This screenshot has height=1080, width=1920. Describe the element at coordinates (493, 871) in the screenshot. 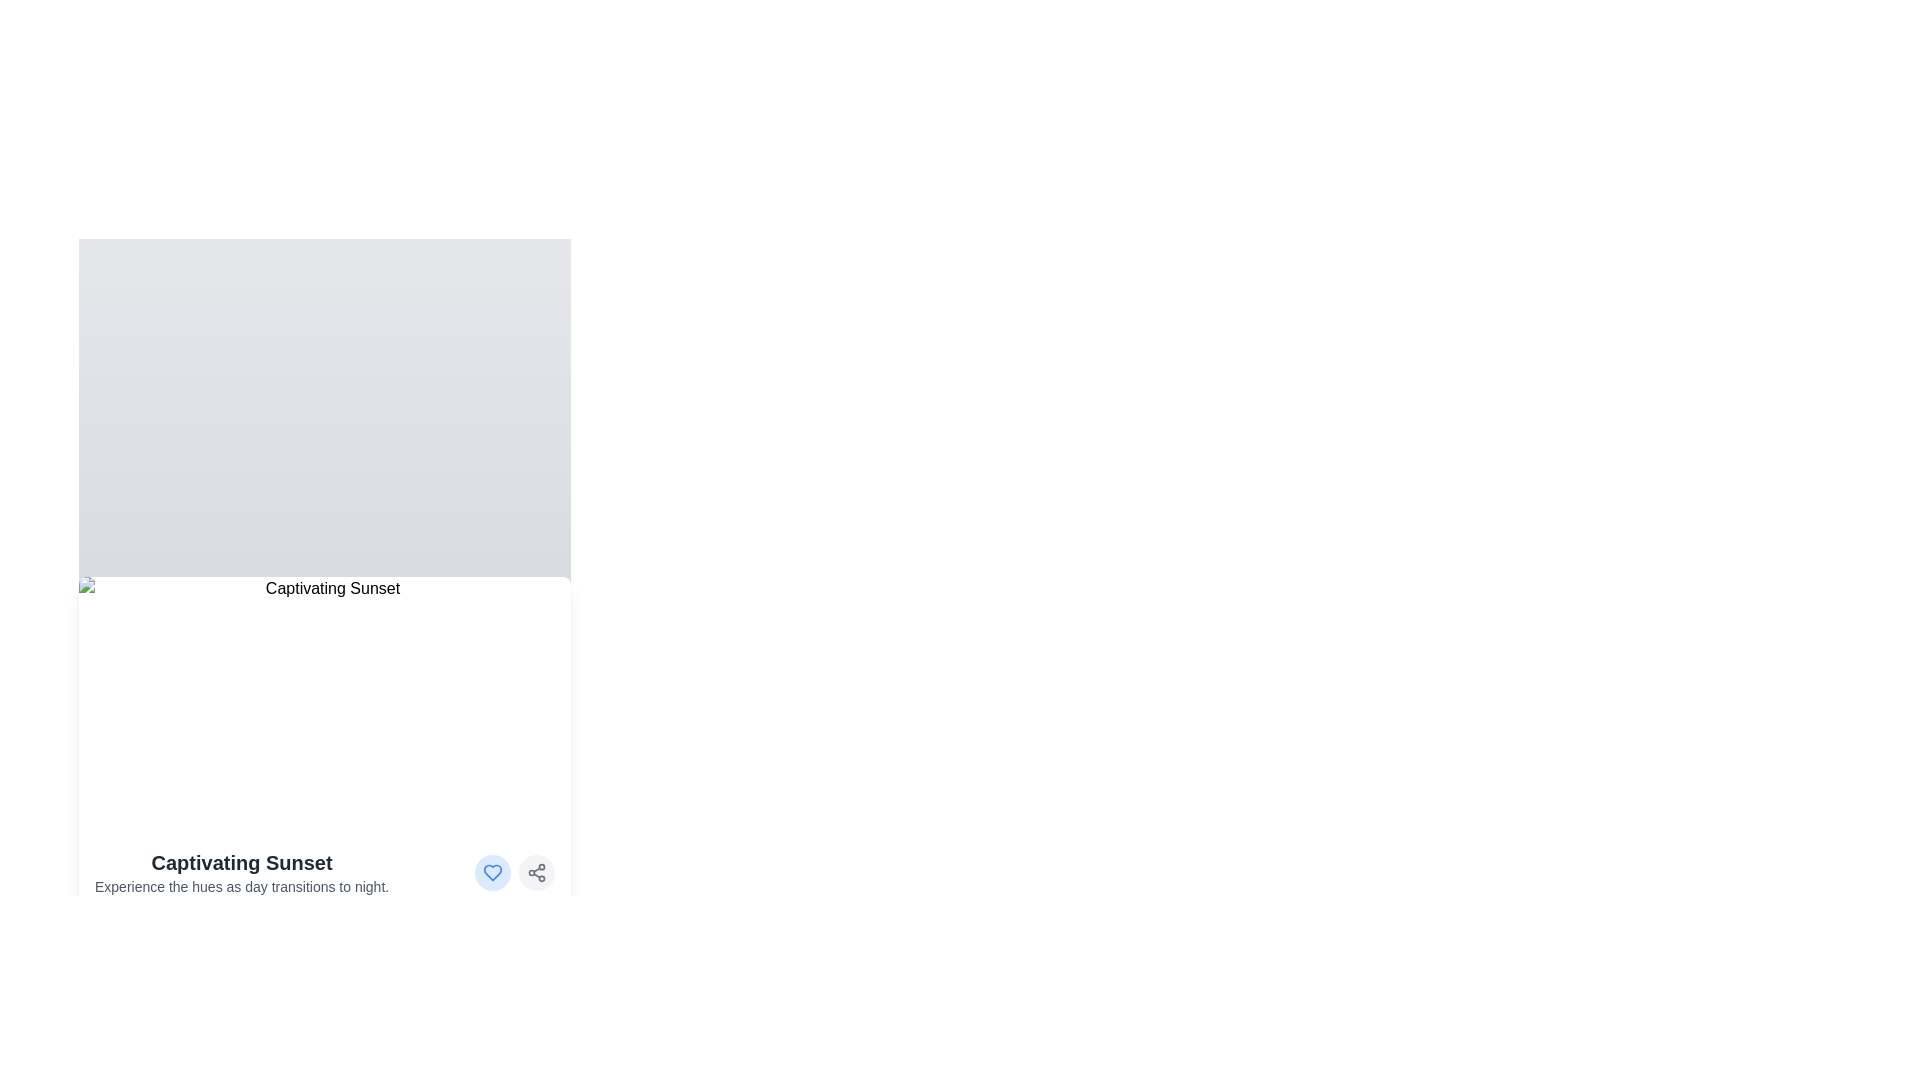

I see `the rounded blue button with a heart icon located at the bottom-right corner of the 'Captivating Sunset' card to like the item` at that location.